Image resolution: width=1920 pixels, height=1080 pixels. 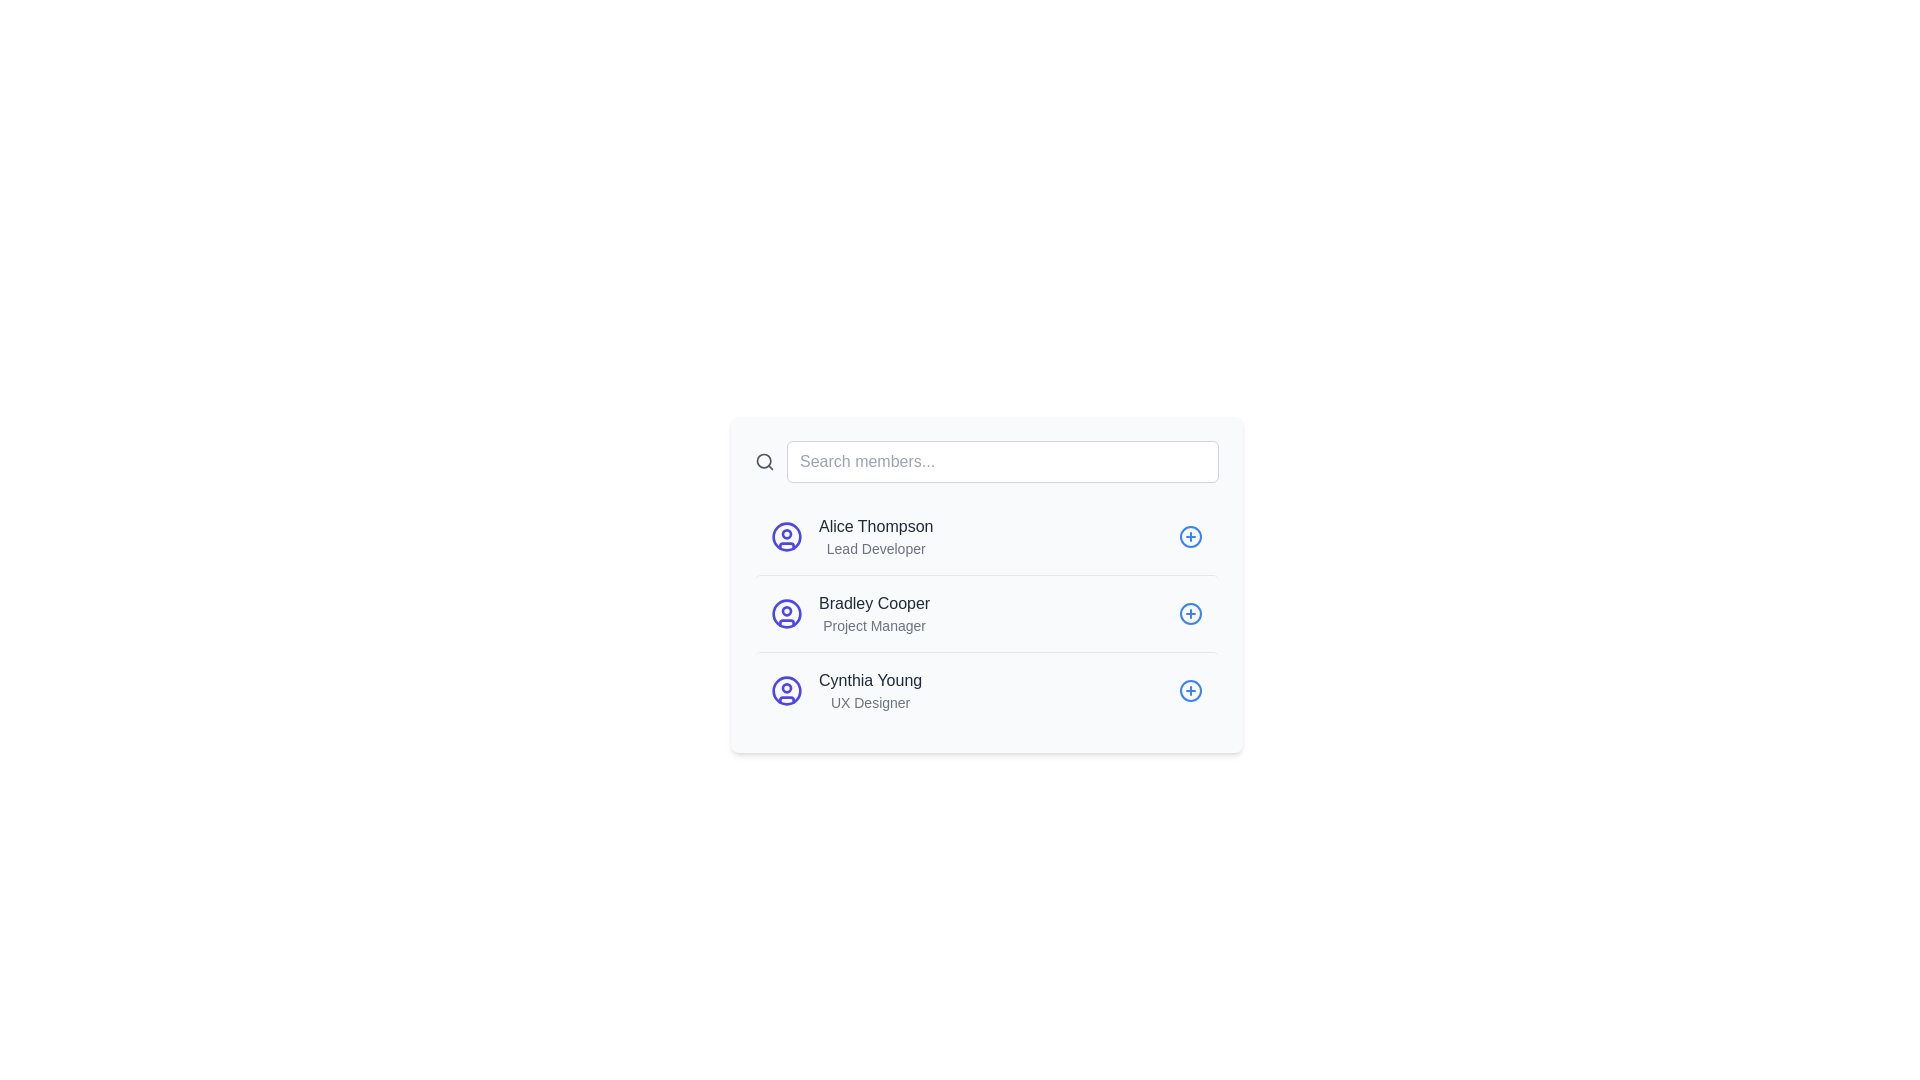 What do you see at coordinates (786, 612) in the screenshot?
I see `the user profile icon, which is an indigo SVG graphic styled with a circular outline and located to the left of 'Bradley Cooper' and 'Project Manager'` at bounding box center [786, 612].